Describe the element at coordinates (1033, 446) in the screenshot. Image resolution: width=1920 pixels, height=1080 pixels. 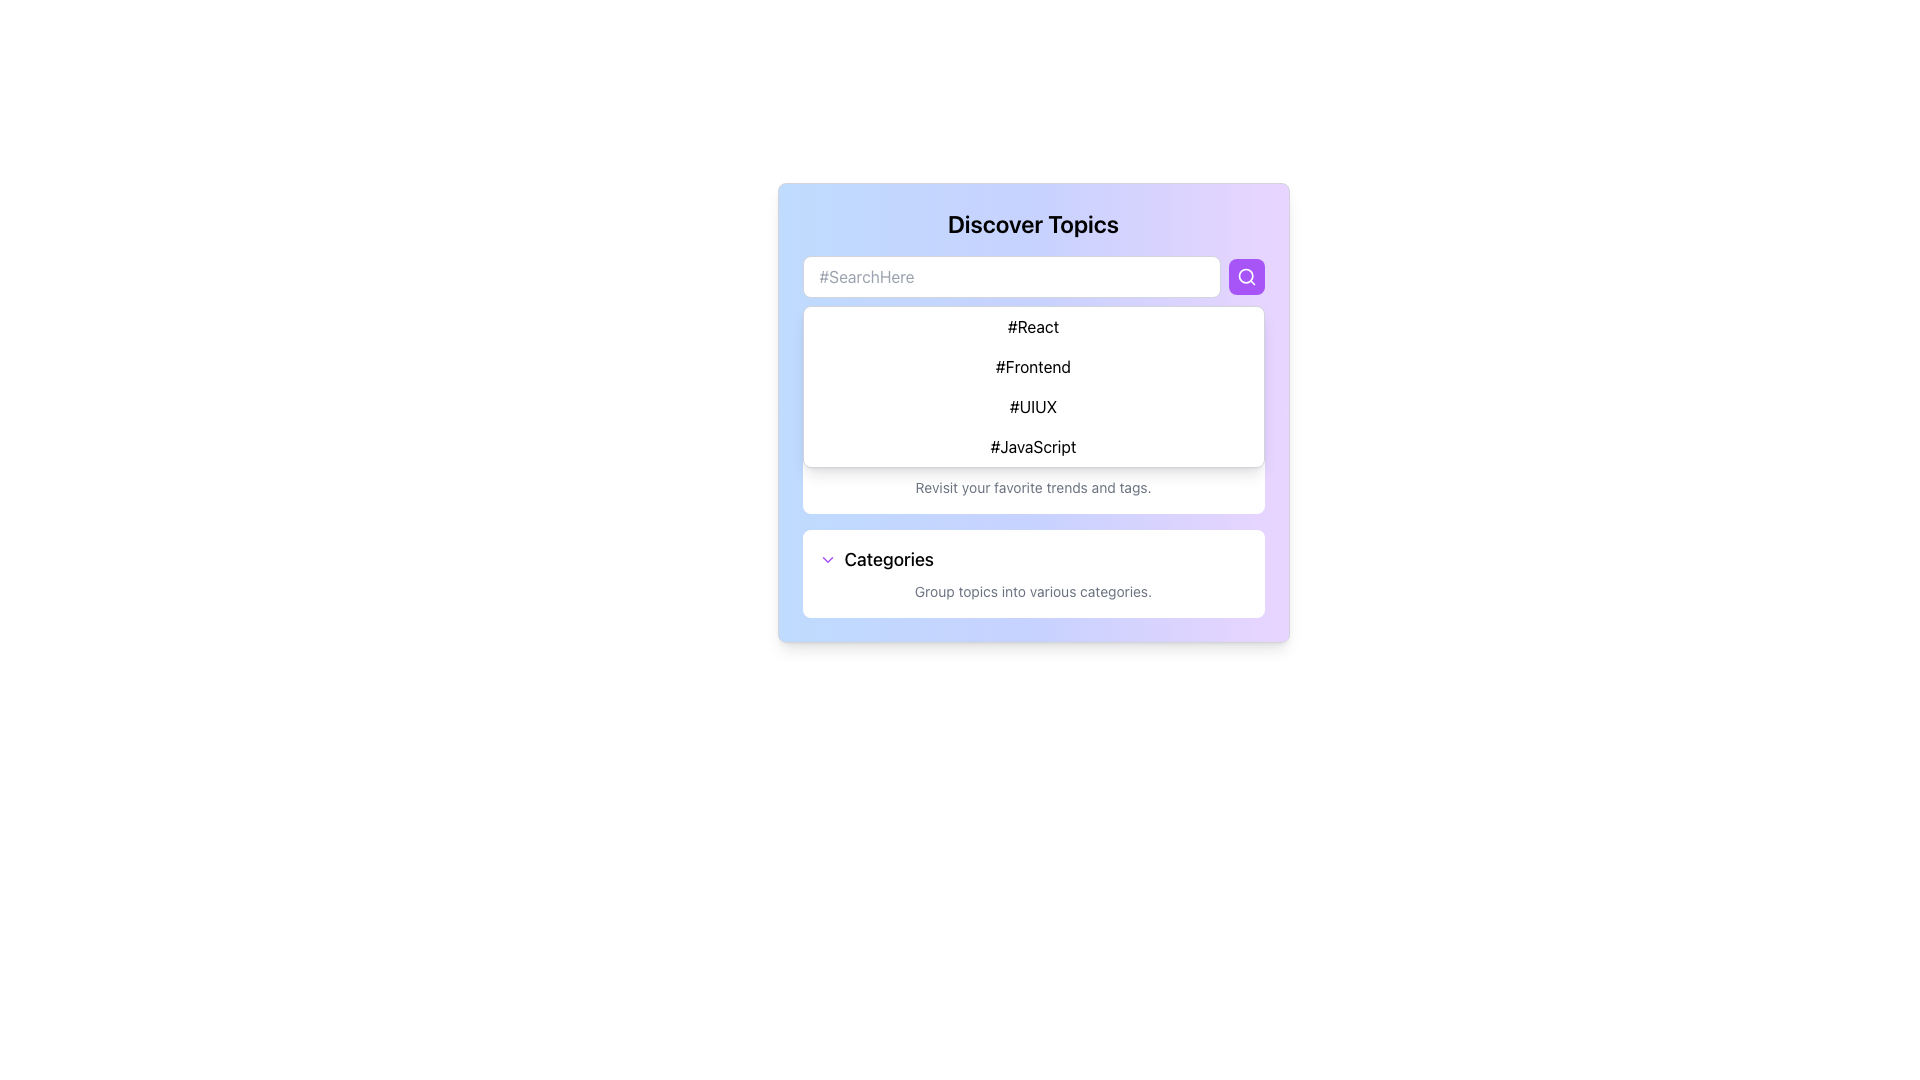
I see `the fourth tag '#JavaScript' in the dropdown under the 'Discover Topics' search field to change its background color` at that location.